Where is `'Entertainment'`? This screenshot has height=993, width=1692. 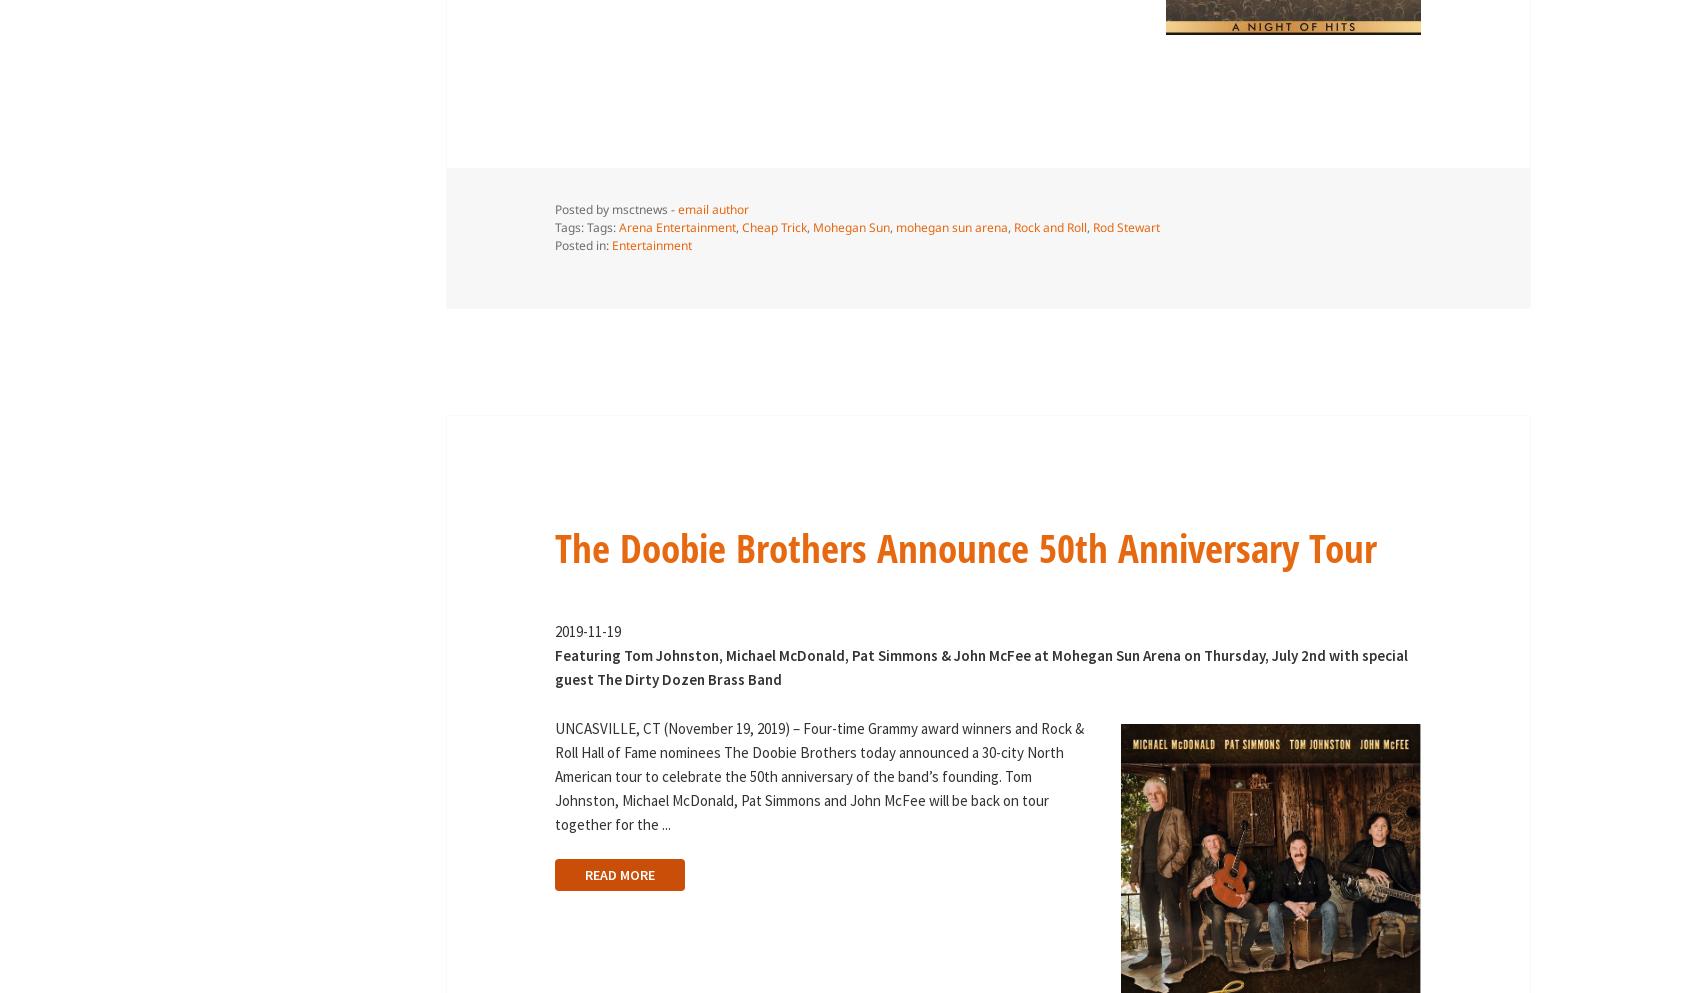
'Entertainment' is located at coordinates (651, 243).